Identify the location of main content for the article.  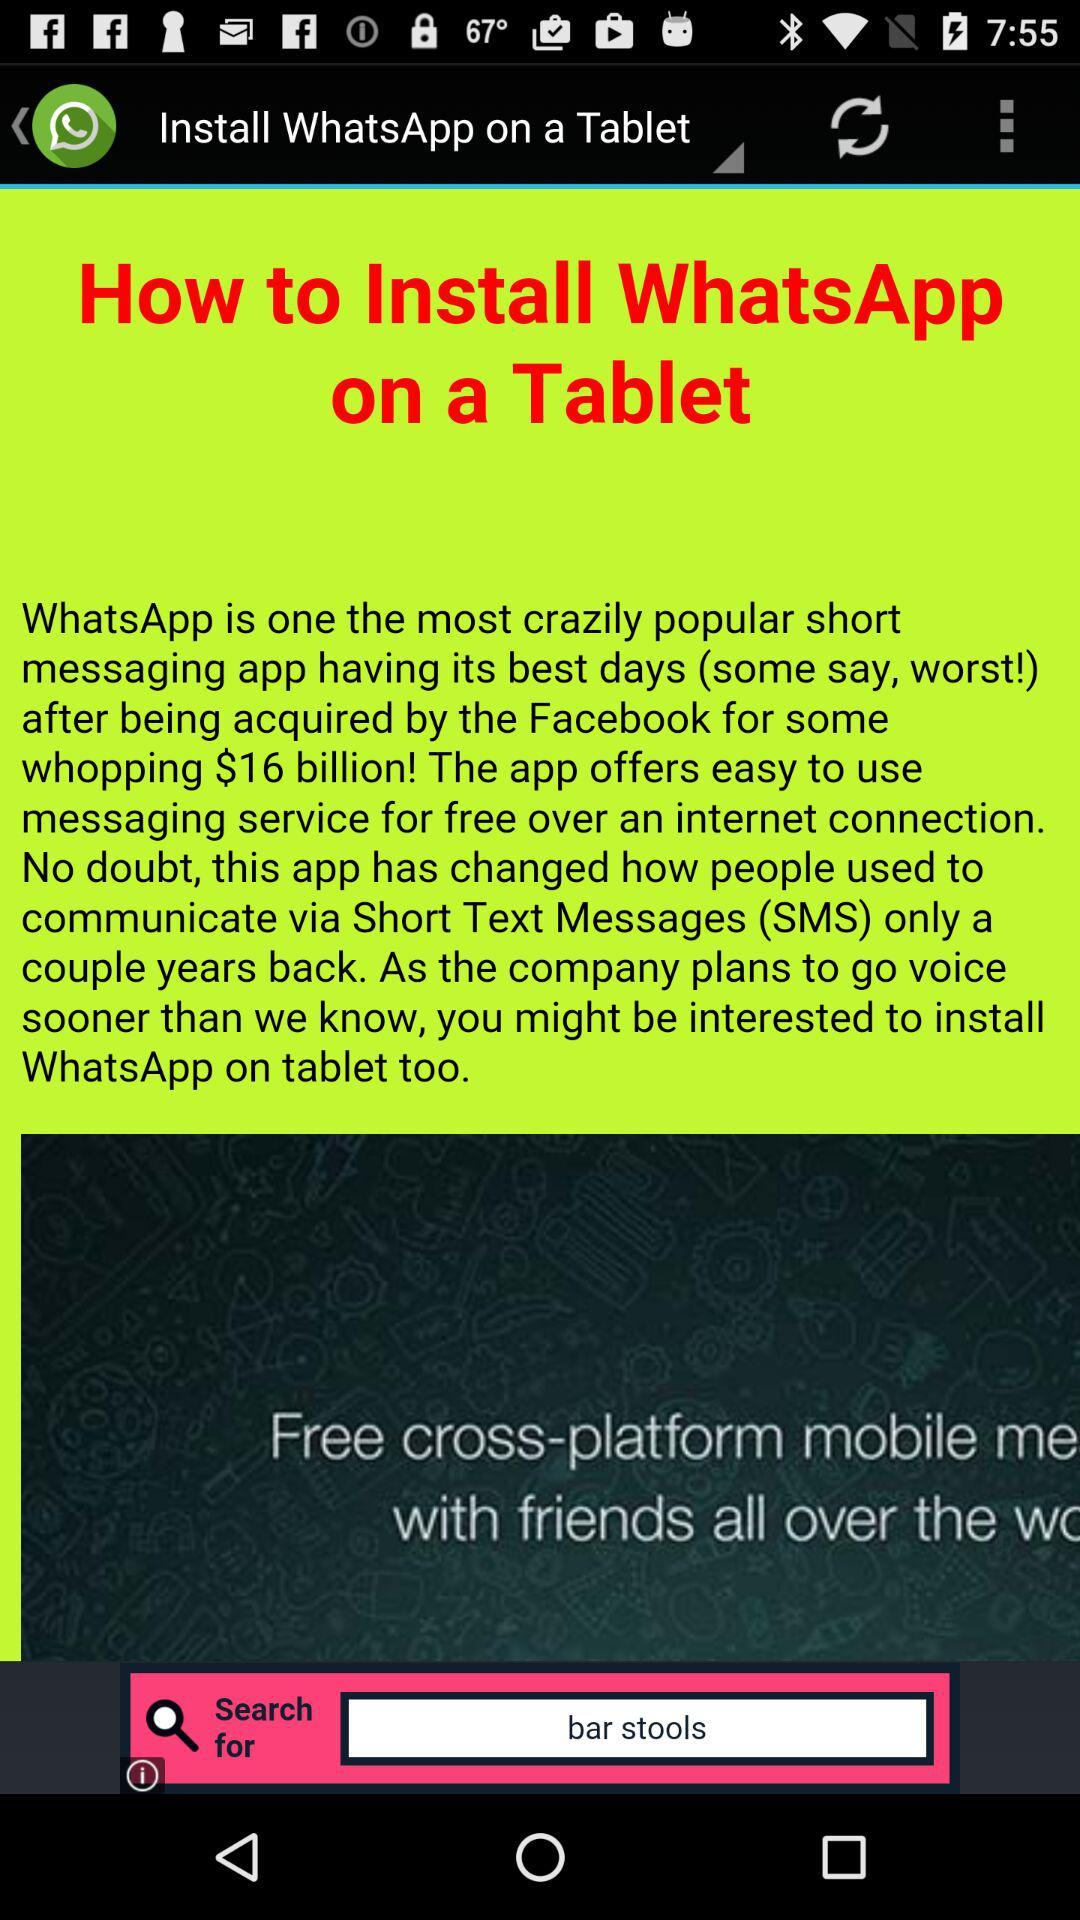
(540, 924).